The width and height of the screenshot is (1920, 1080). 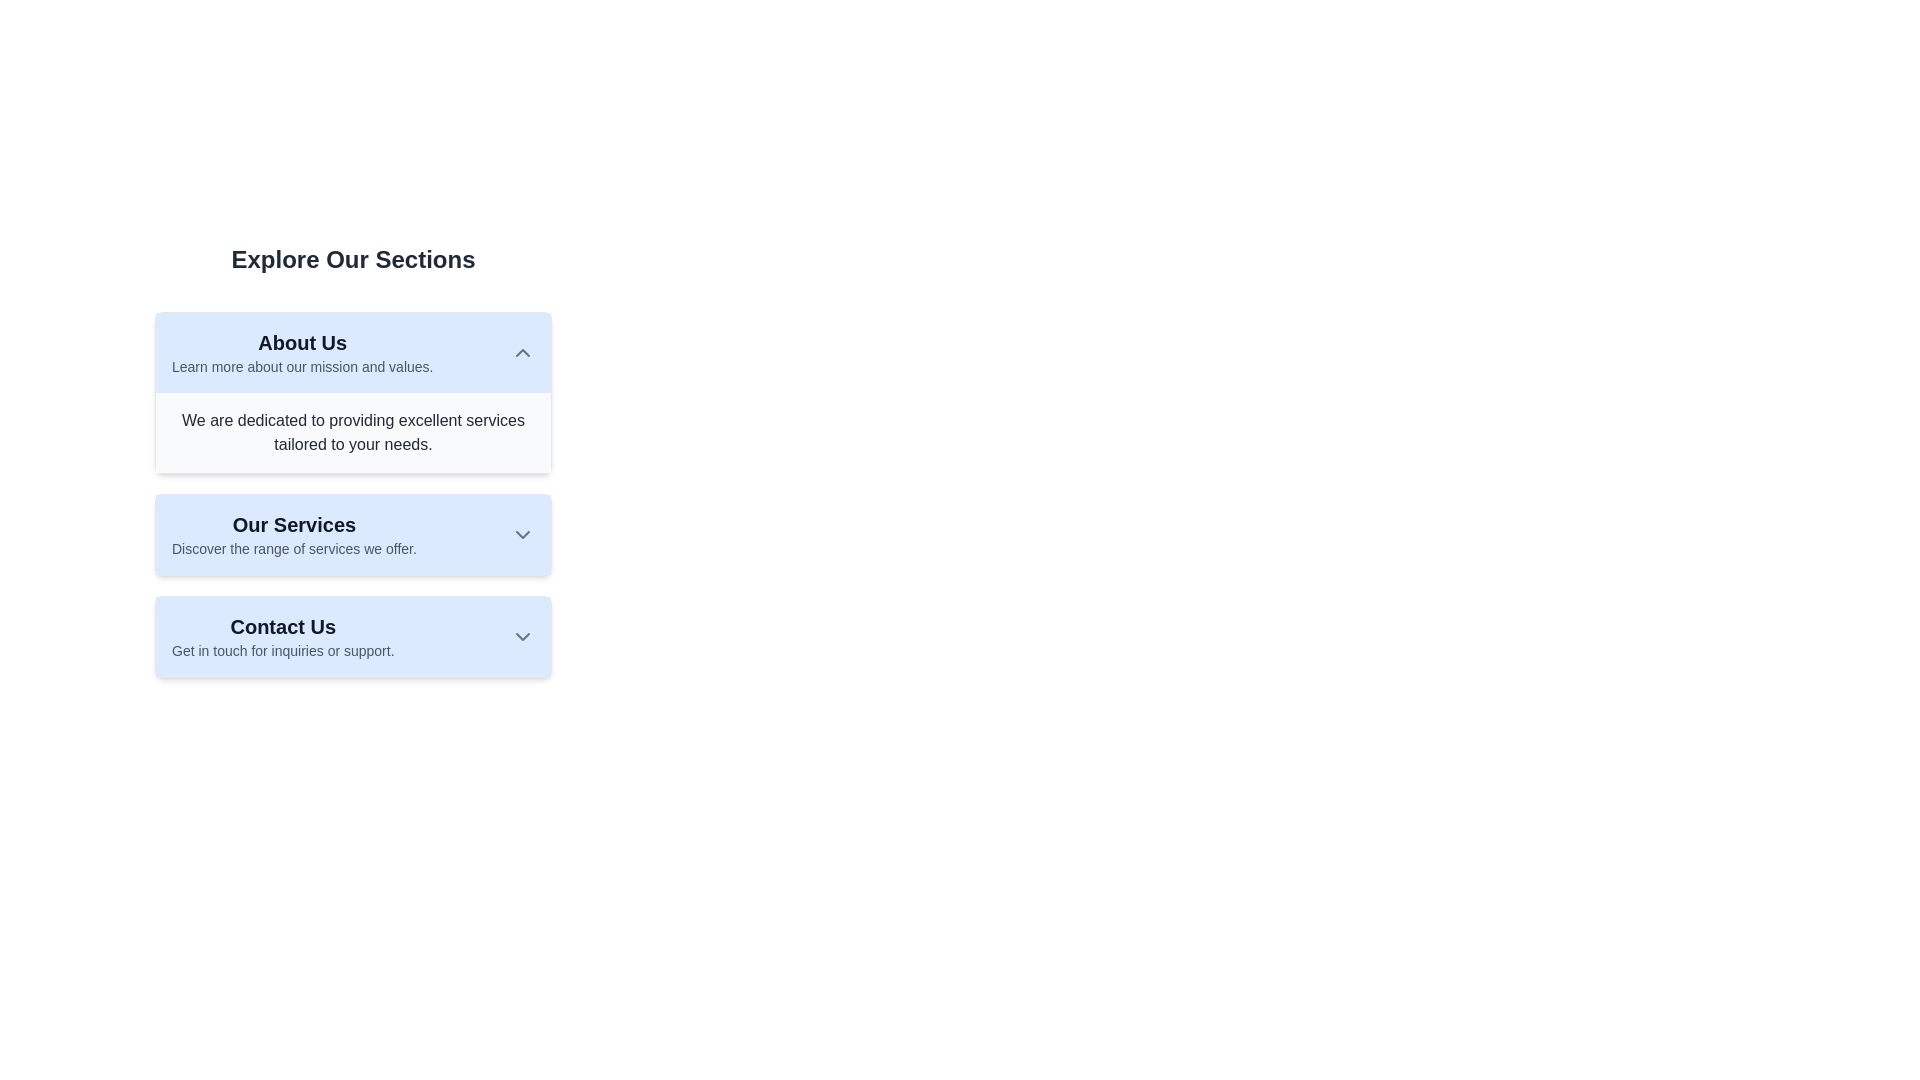 What do you see at coordinates (353, 352) in the screenshot?
I see `the 'About Us' Collapsible Panel Header, which is a light blue rectangular box with the title in bold dark font` at bounding box center [353, 352].